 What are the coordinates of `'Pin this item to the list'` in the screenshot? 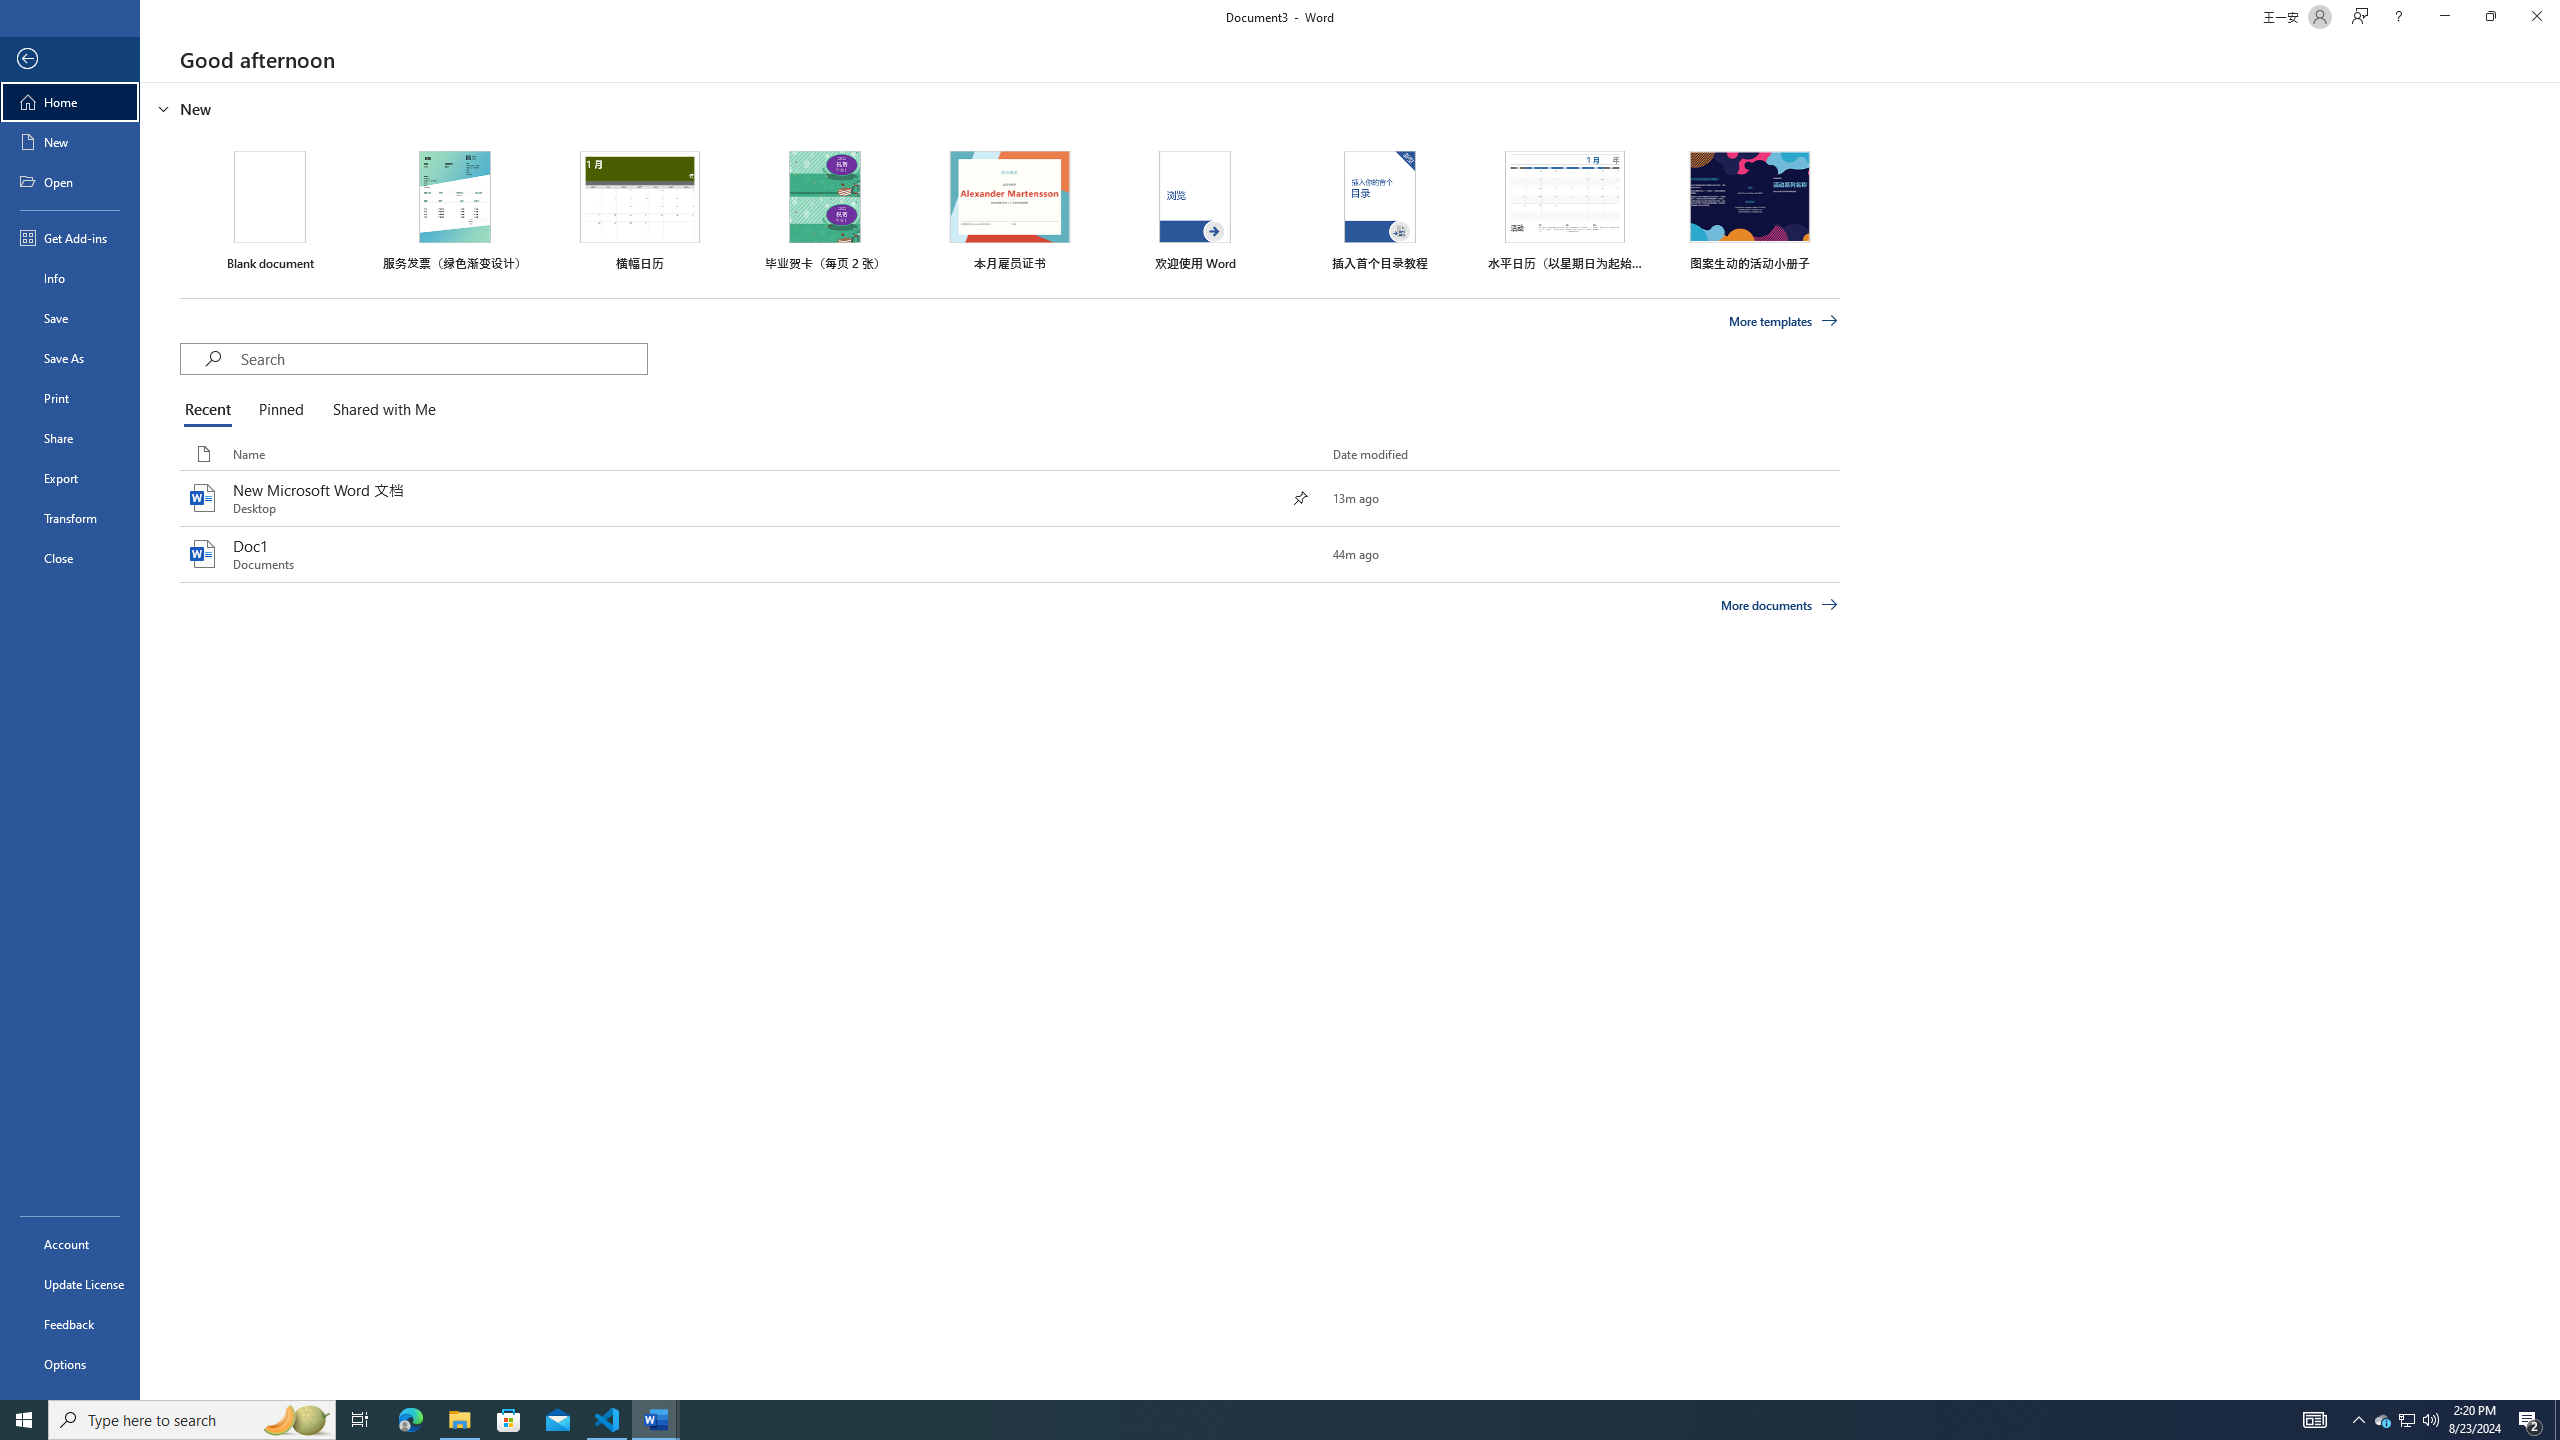 It's located at (1300, 552).